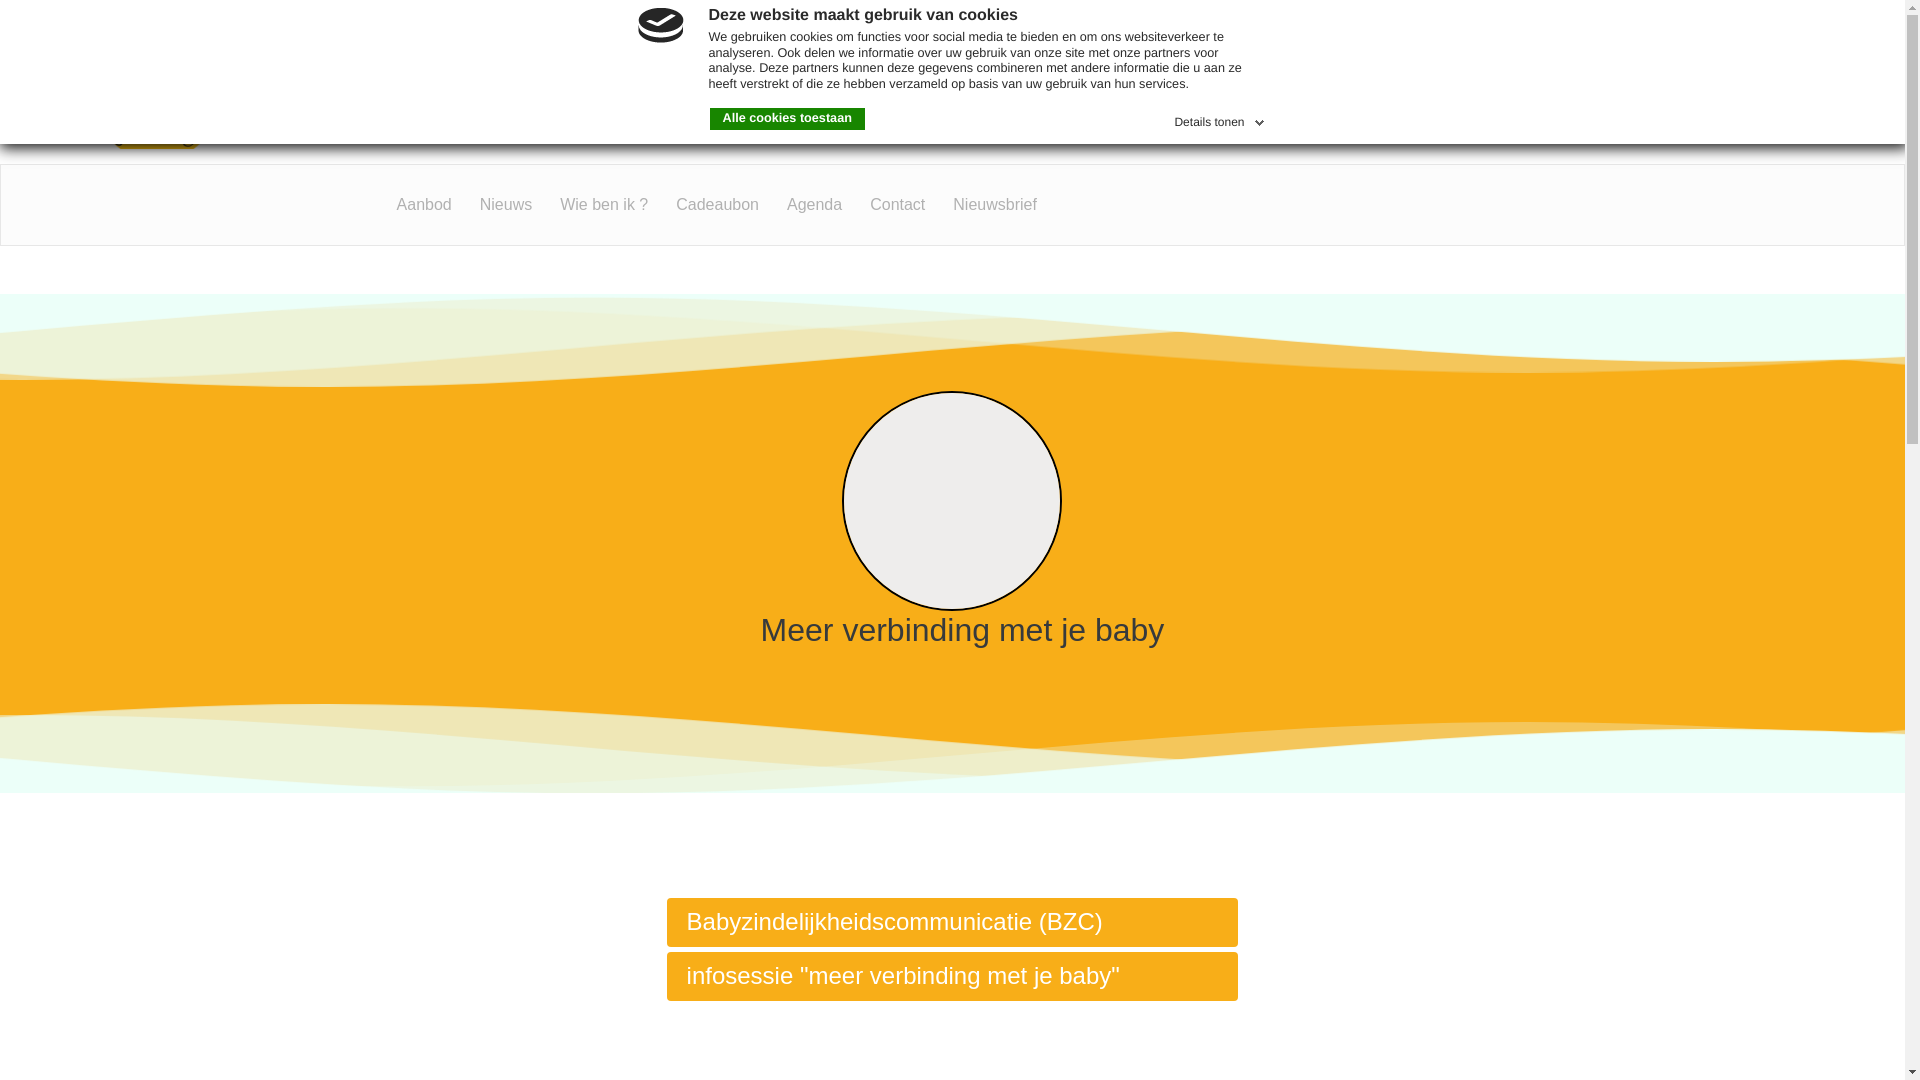  What do you see at coordinates (603, 204) in the screenshot?
I see `'Wie ben ik ?'` at bounding box center [603, 204].